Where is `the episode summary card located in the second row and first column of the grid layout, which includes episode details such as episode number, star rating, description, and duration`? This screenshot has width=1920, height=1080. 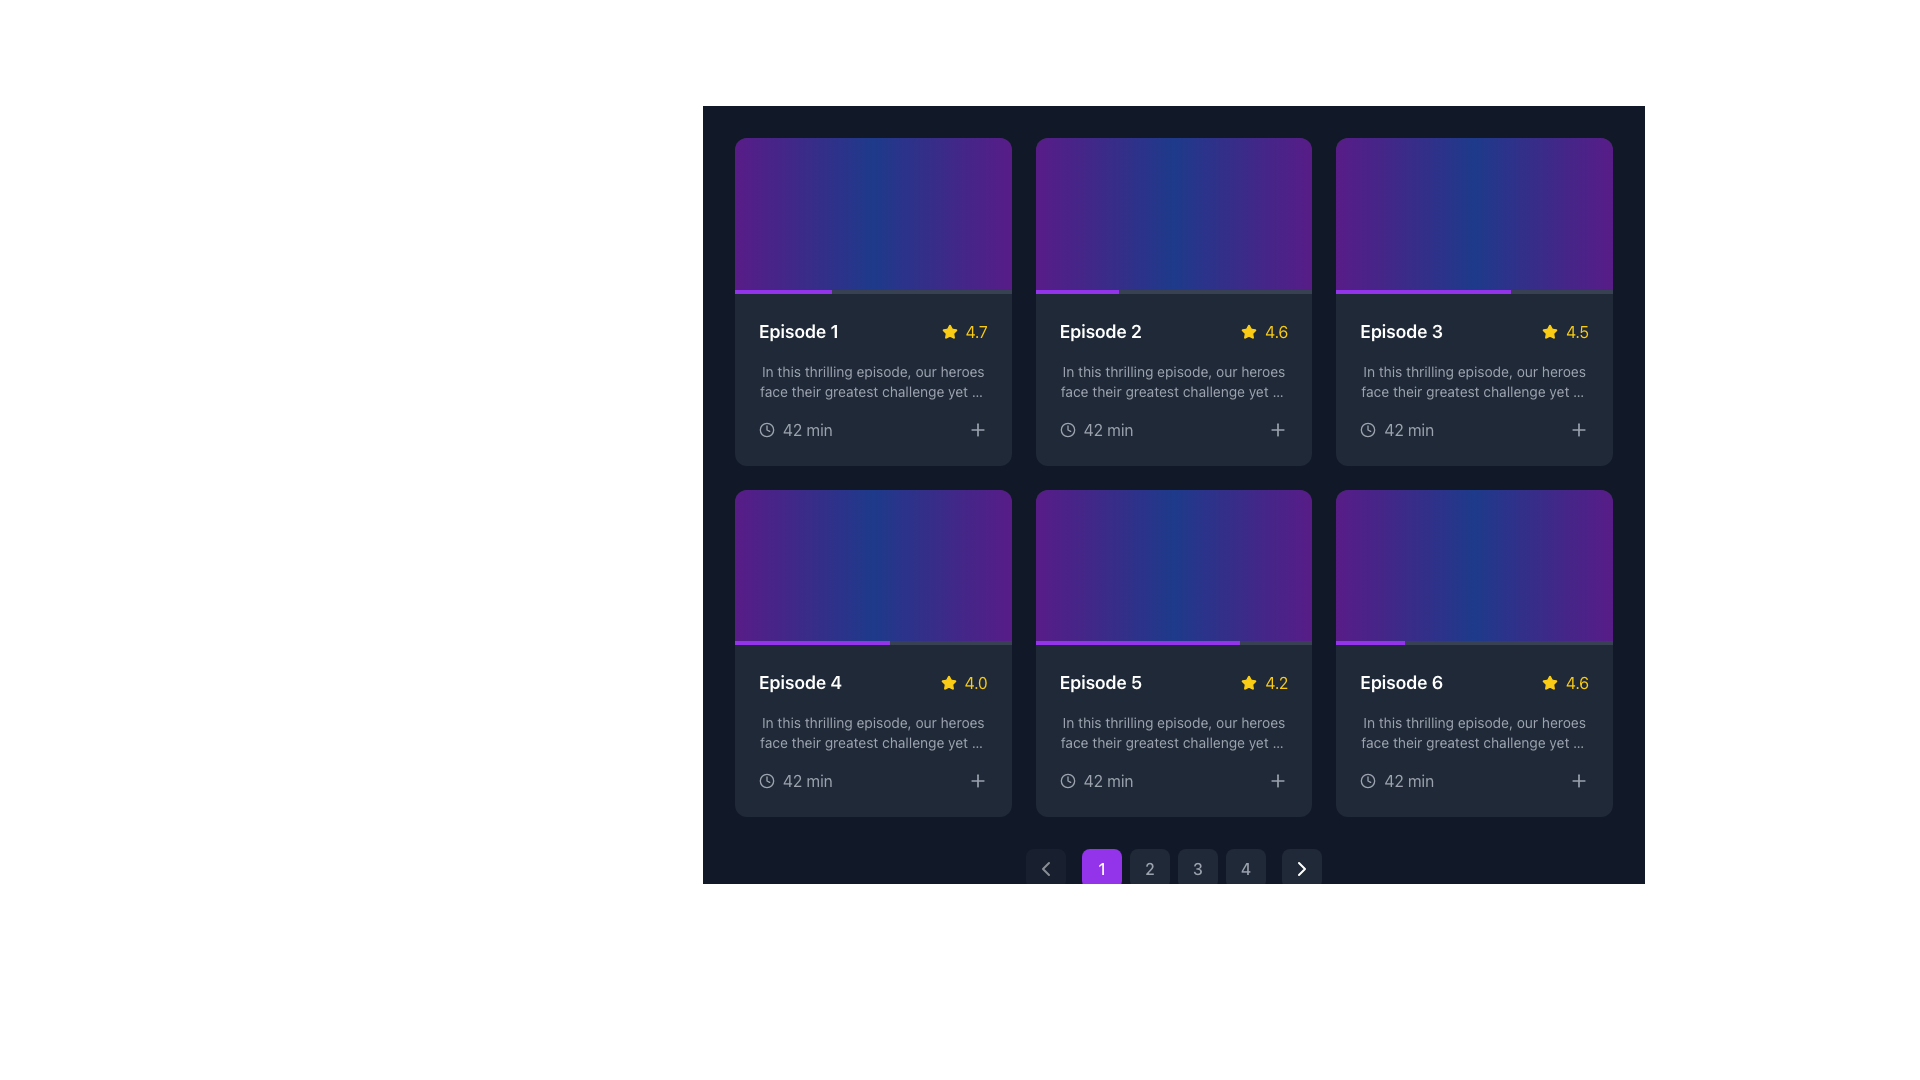
the episode summary card located in the second row and first column of the grid layout, which includes episode details such as episode number, star rating, description, and duration is located at coordinates (873, 731).